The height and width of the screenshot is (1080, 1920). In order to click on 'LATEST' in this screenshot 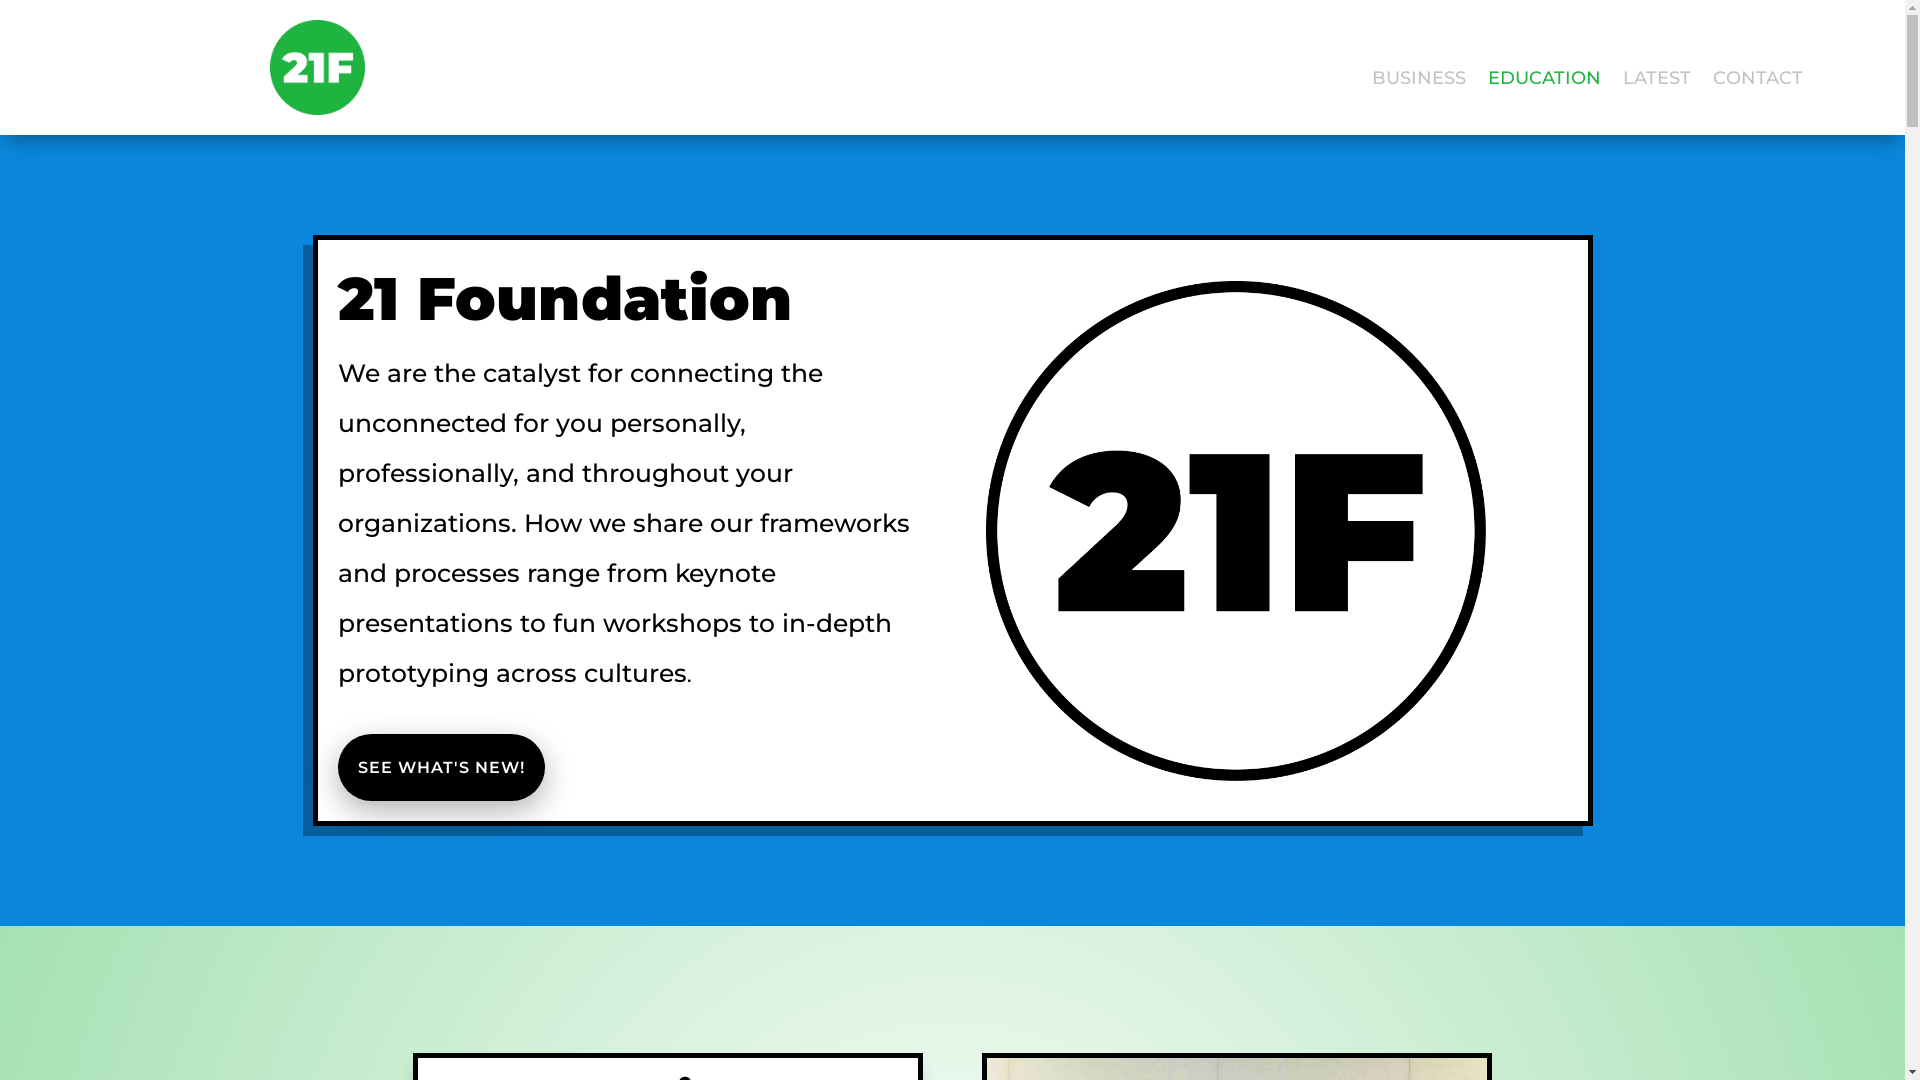, I will do `click(1656, 80)`.